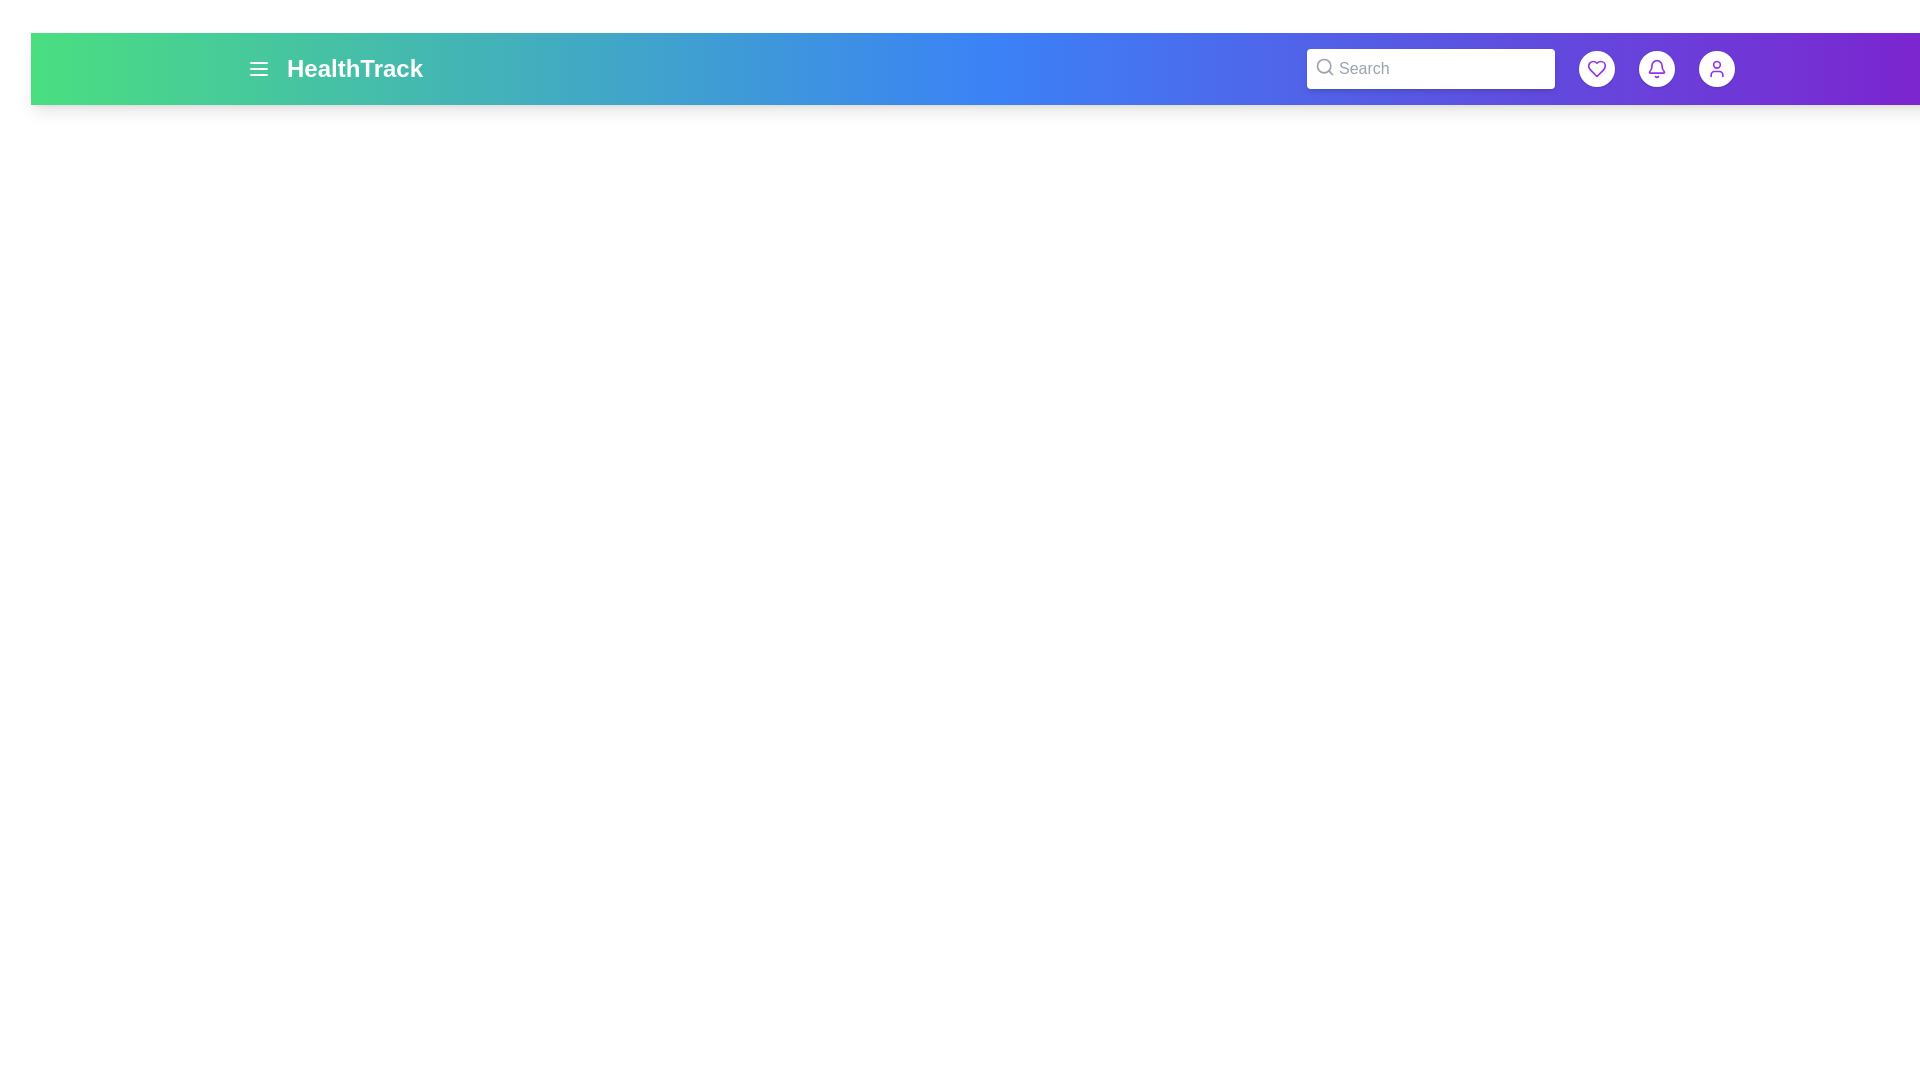  Describe the element at coordinates (1656, 68) in the screenshot. I see `notification button` at that location.